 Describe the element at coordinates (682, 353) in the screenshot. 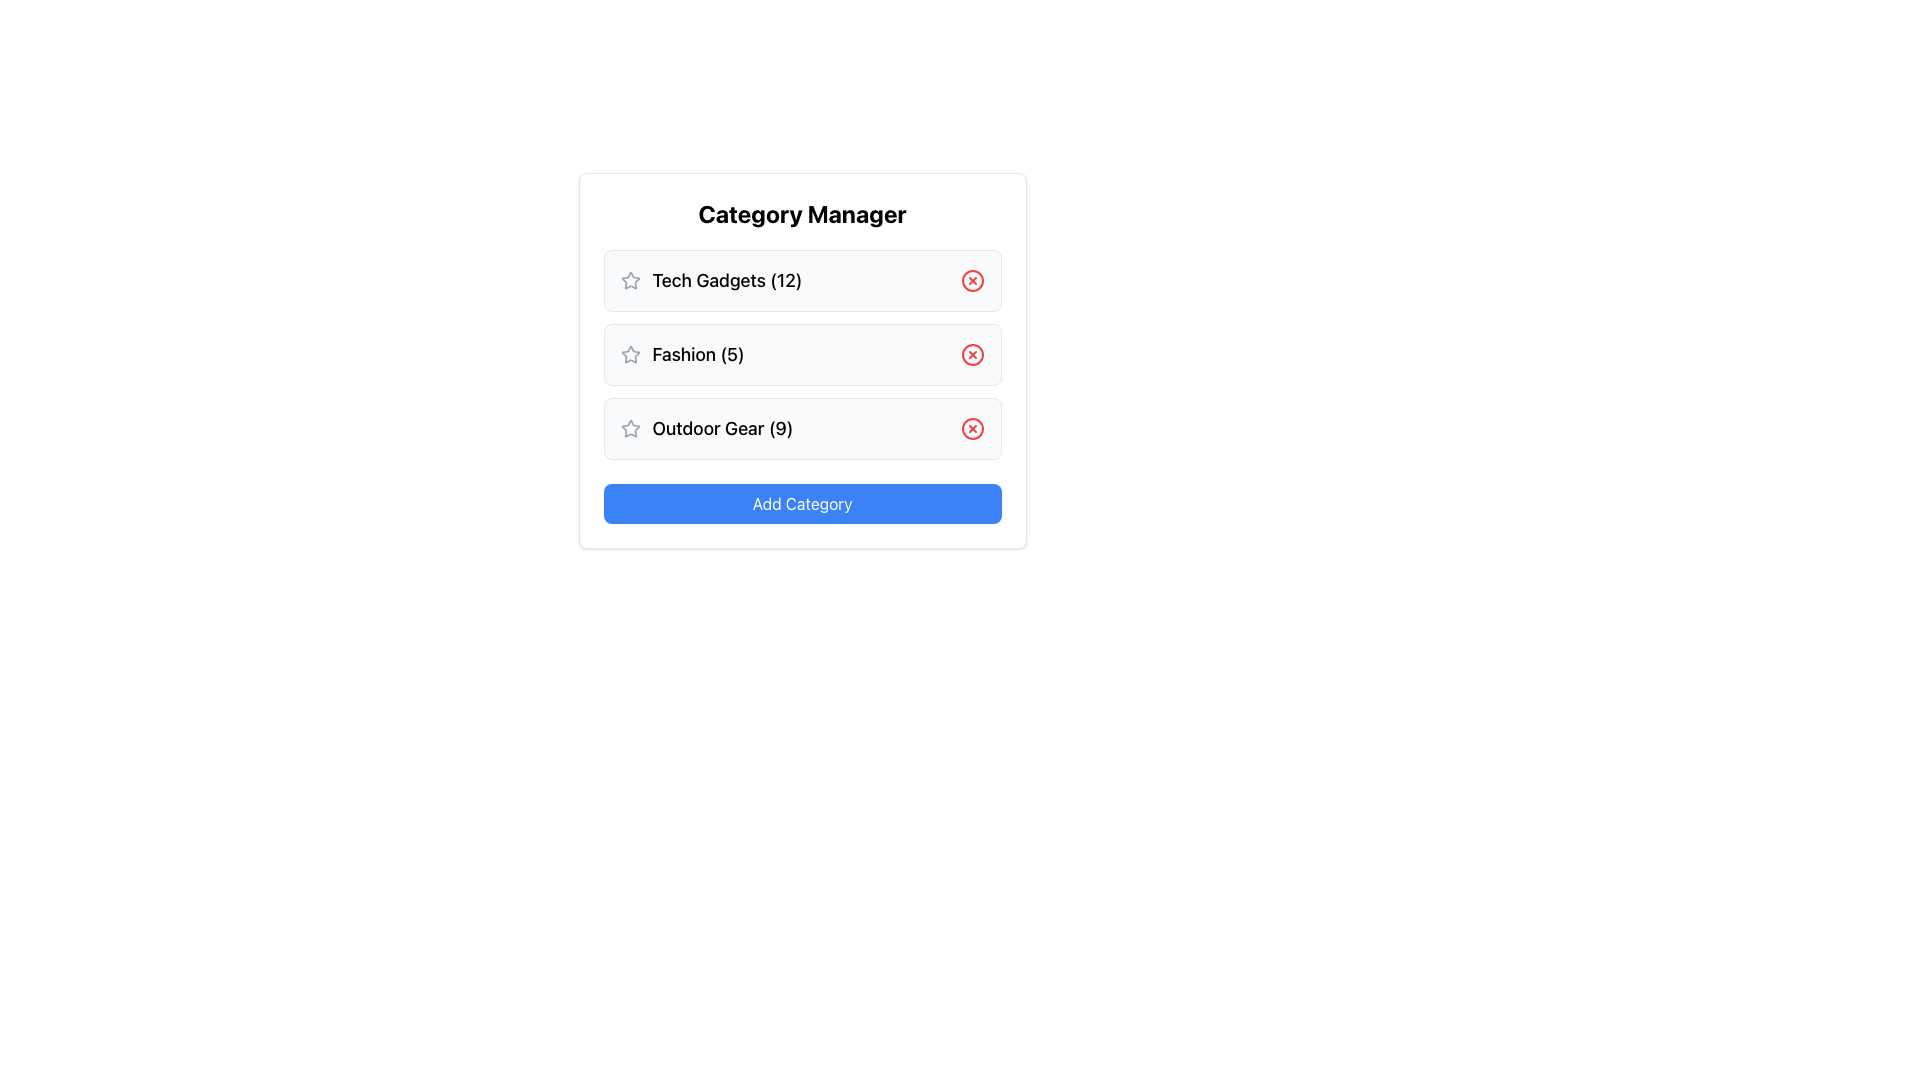

I see `the second Text Label element in the category list that displays a category name and a count of associated items, positioned between 'Tech Gadgets (12)' and 'Outdoor Gear (9)', to the right of a gray star icon and left of a circular red icon with a cross` at that location.